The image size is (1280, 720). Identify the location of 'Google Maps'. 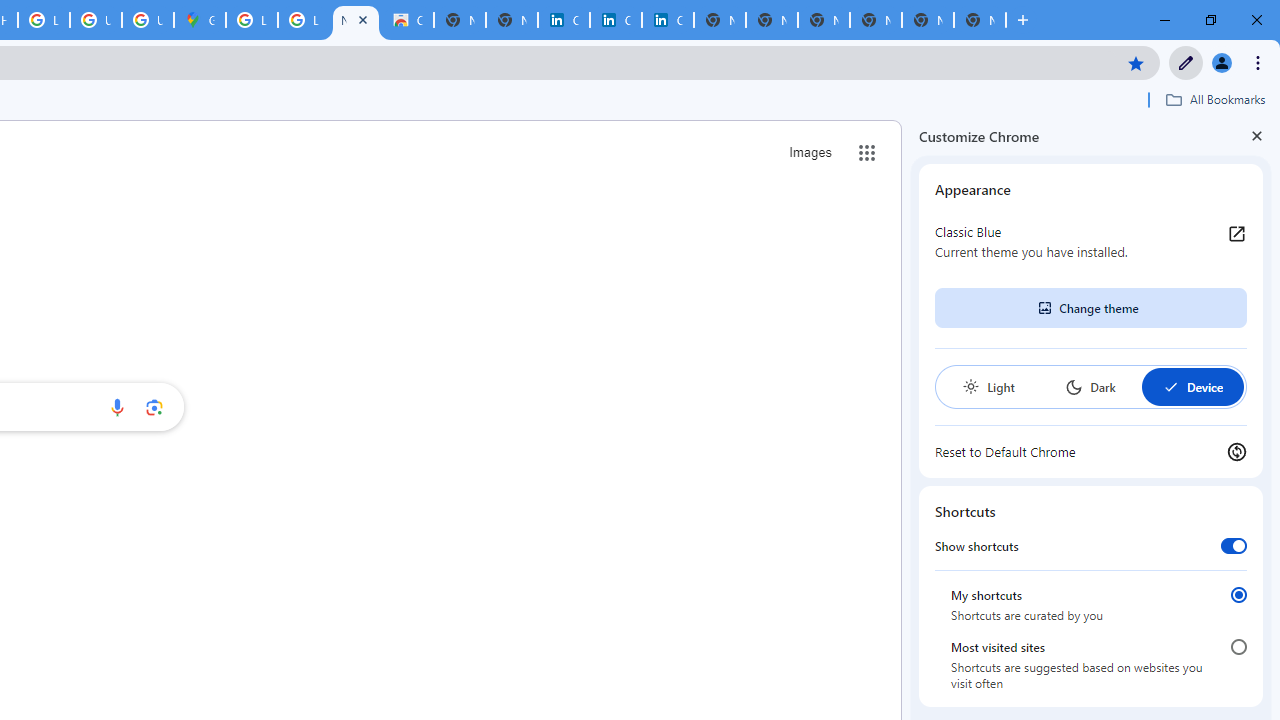
(200, 20).